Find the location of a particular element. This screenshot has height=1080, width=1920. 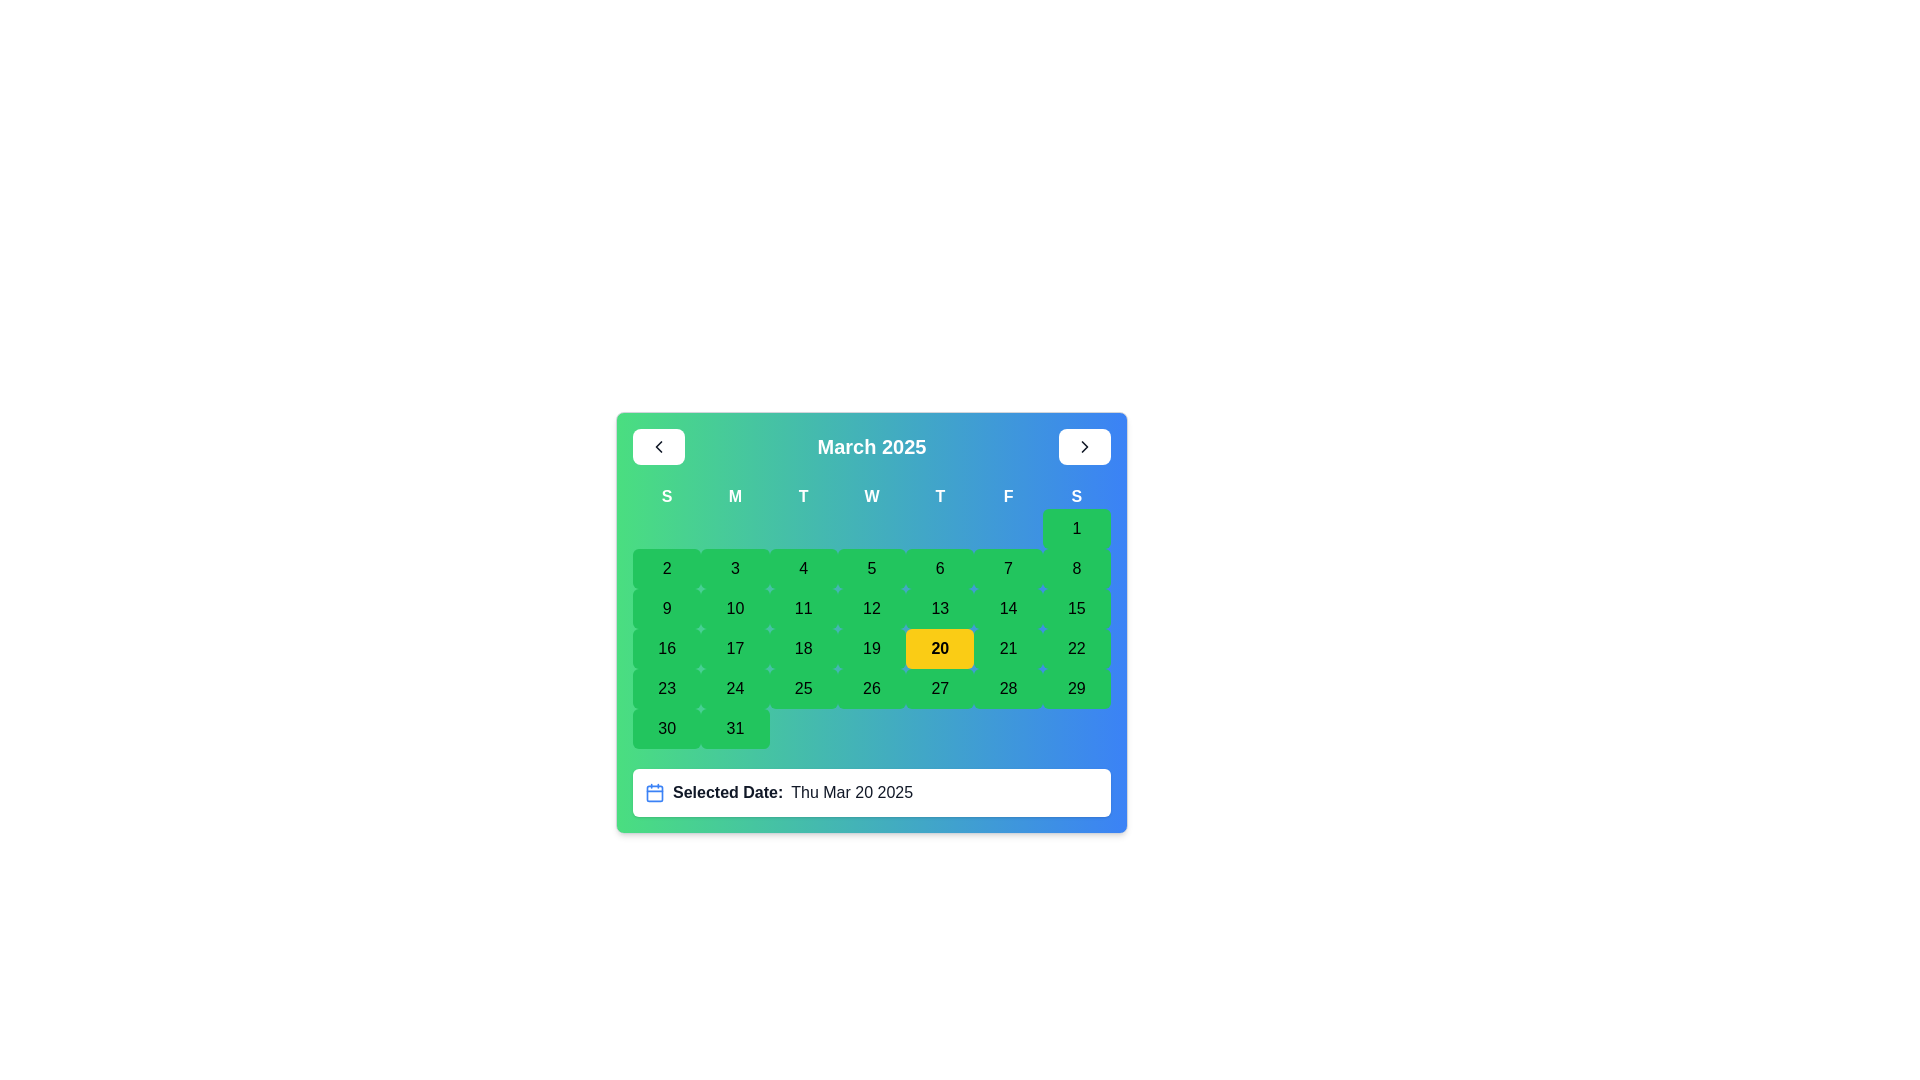

the calendar icon located at the far left of the footer section to interact with the date display or trigger a calendar-related action is located at coordinates (654, 792).